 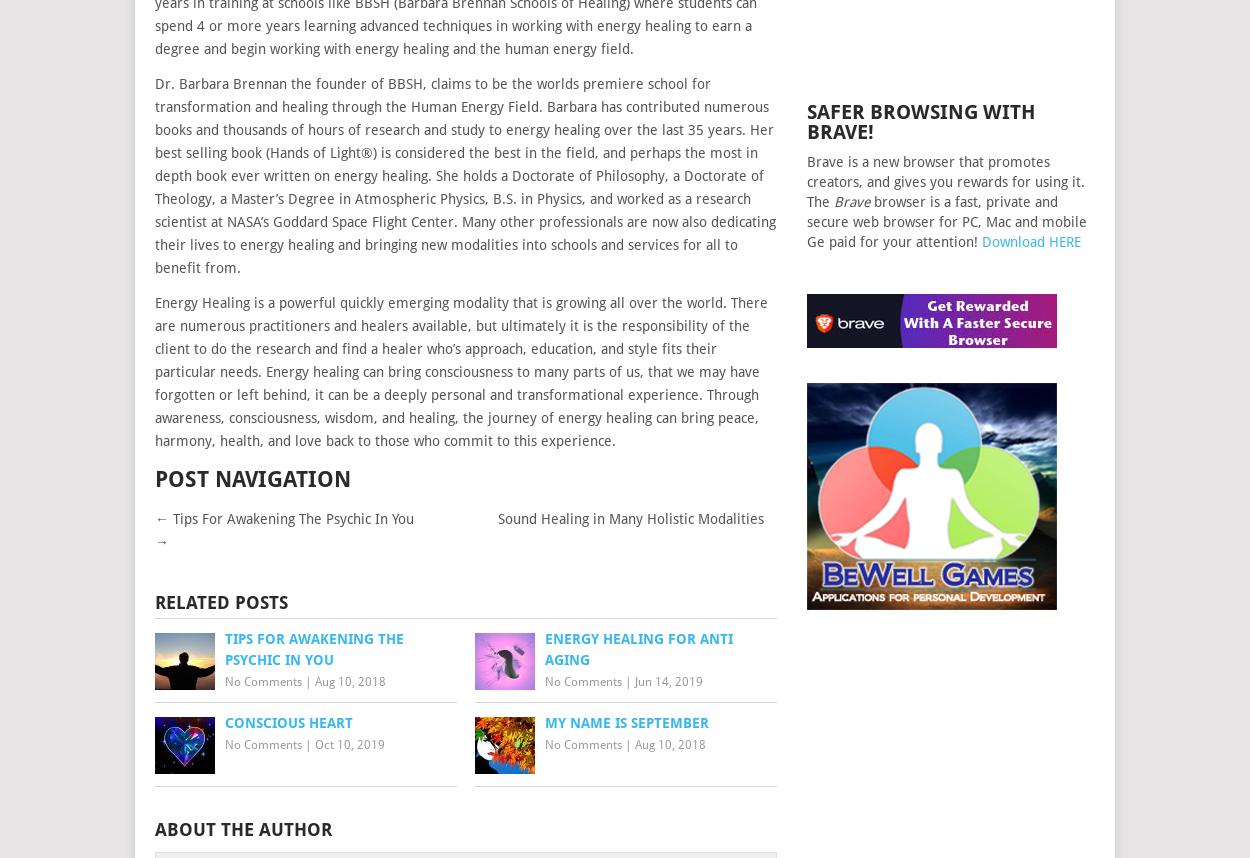 What do you see at coordinates (464, 175) in the screenshot?
I see `'Dr. Barbara Brennan the founder of BBSH, claims to be the worlds premiere school for transformation and healing through the Human Energy Field. Barbara has contributed numerous books and thousands of hours of research and study to energy healing over the last 35 years. Her best selling book (Hands of Light®) is considered the best in the field, and perhaps the most in depth book ever written on energy healing. She holds a Doctorate of Philosophy, a Doctorate of Theology, a Master’s Degree in Atmospheric Physics, B.S. in Physics, and worked as a research scientist at NASA’s Goddard Space Flight Center. Many other professionals are now also dedicating their lives to energy healing and bringing new modalities into schools and services for all to benefit from.'` at bounding box center [464, 175].